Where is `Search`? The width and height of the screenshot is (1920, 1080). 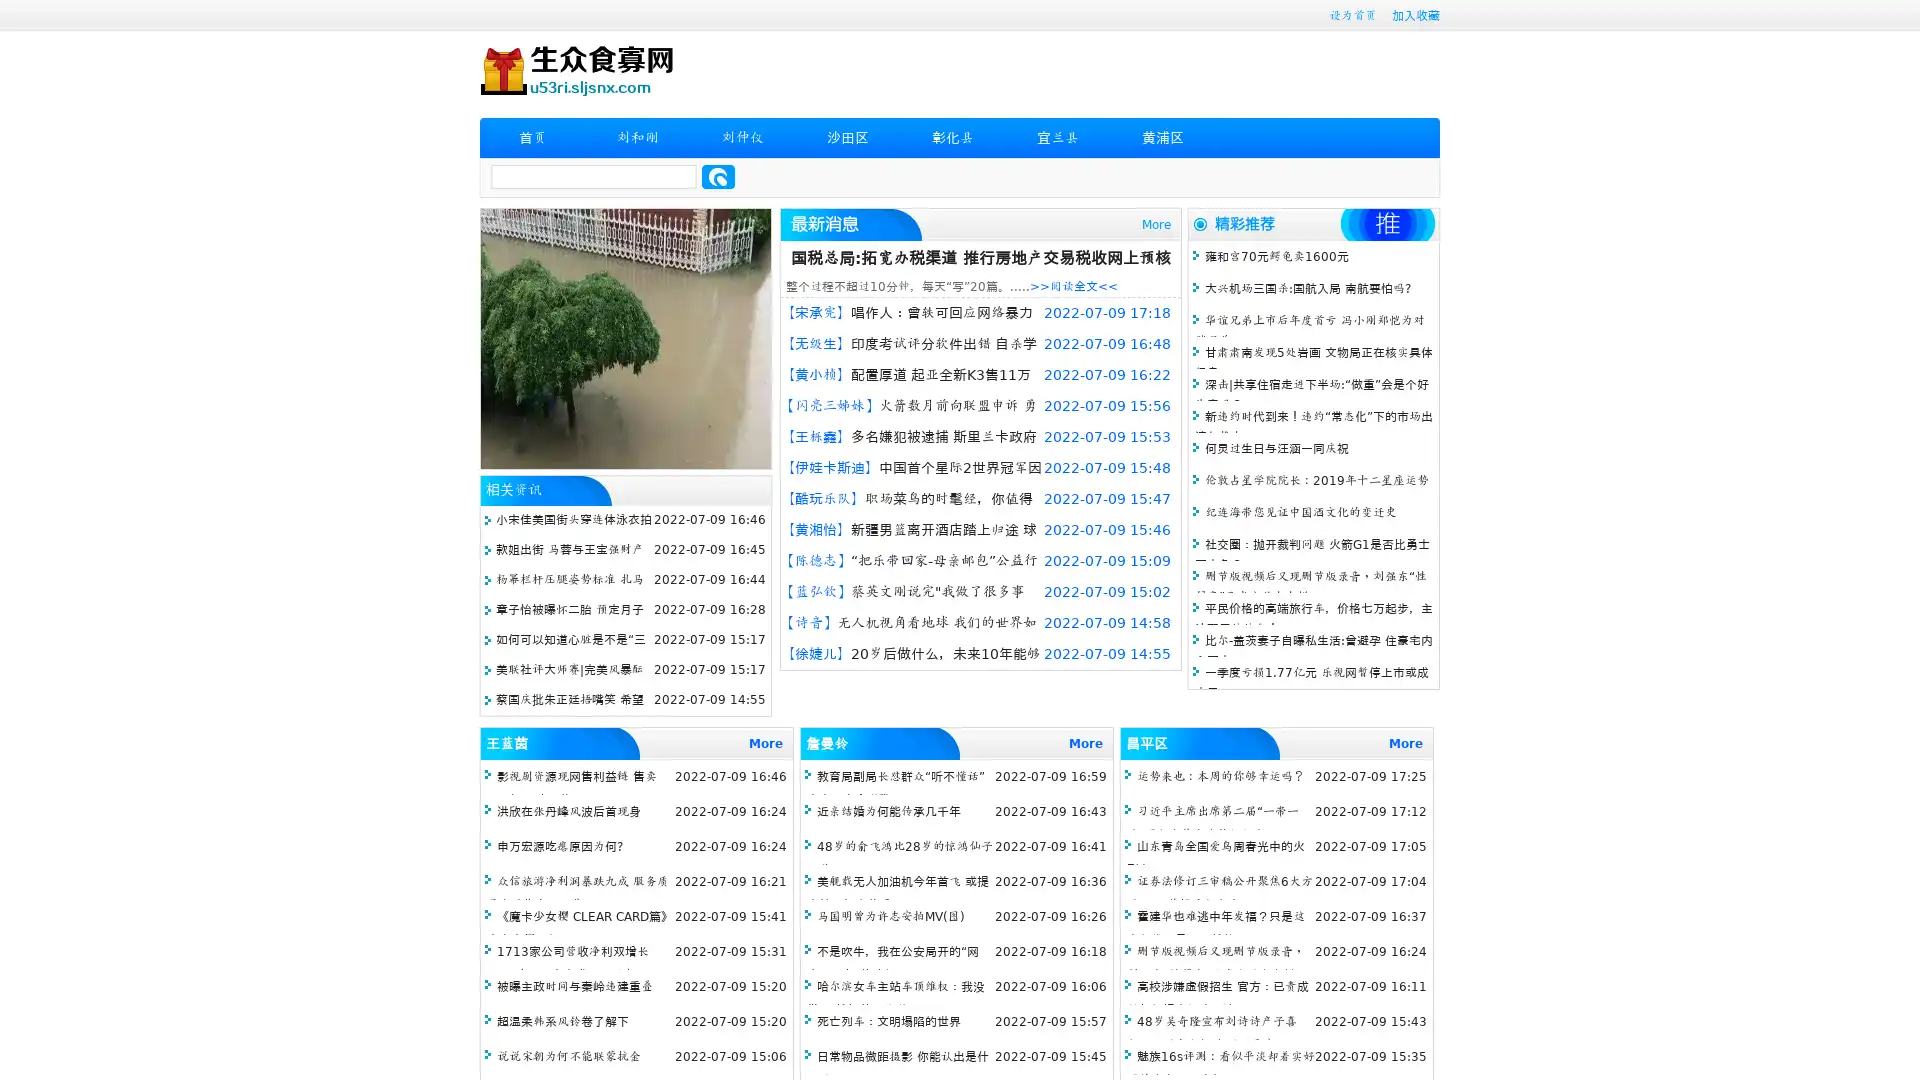
Search is located at coordinates (718, 176).